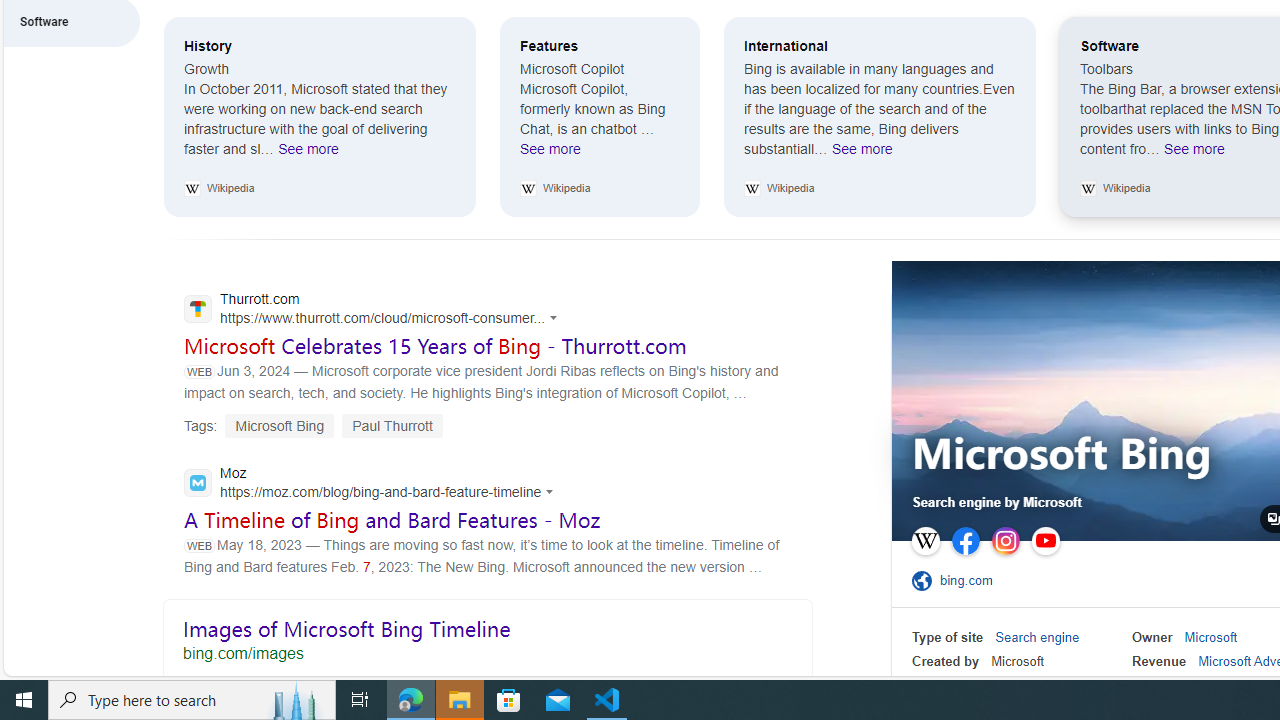 This screenshot has width=1280, height=720. What do you see at coordinates (552, 491) in the screenshot?
I see `'Actions for this site'` at bounding box center [552, 491].